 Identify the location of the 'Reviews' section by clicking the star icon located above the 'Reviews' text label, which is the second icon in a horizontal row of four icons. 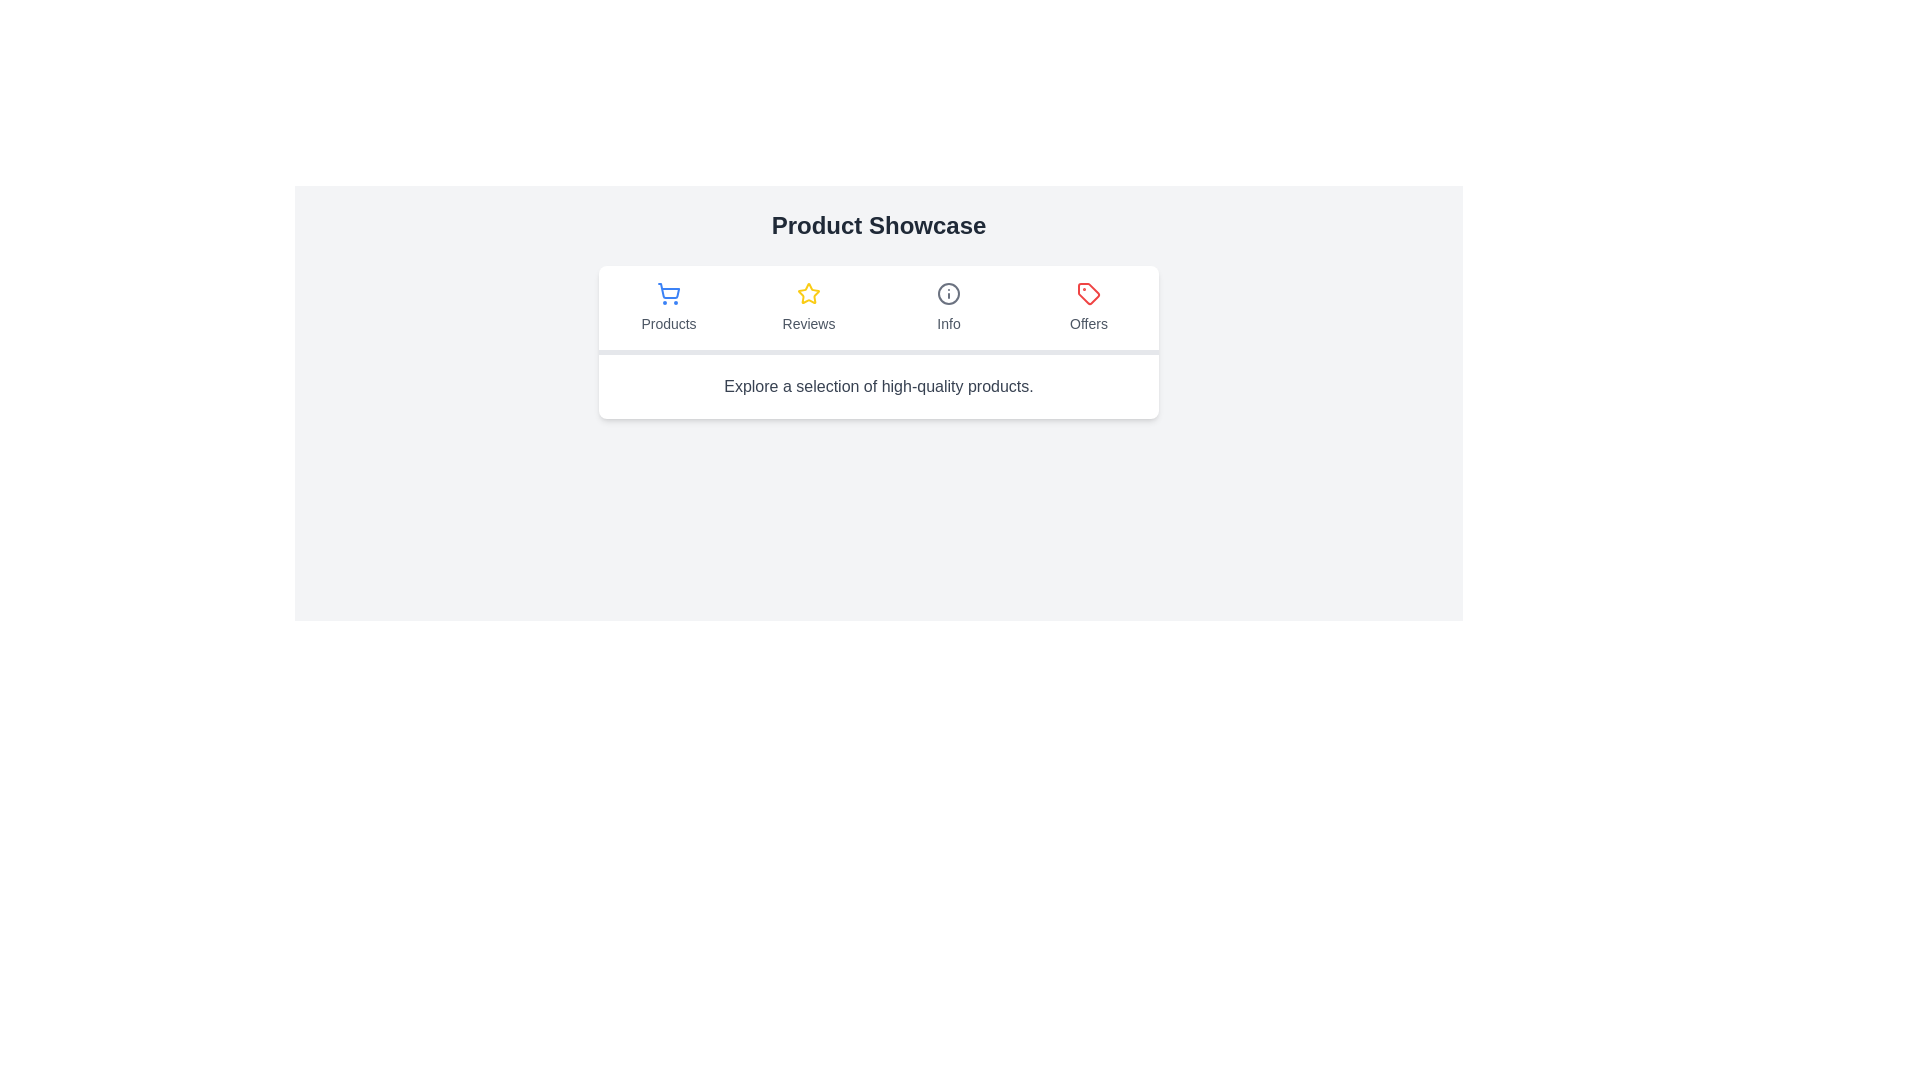
(809, 293).